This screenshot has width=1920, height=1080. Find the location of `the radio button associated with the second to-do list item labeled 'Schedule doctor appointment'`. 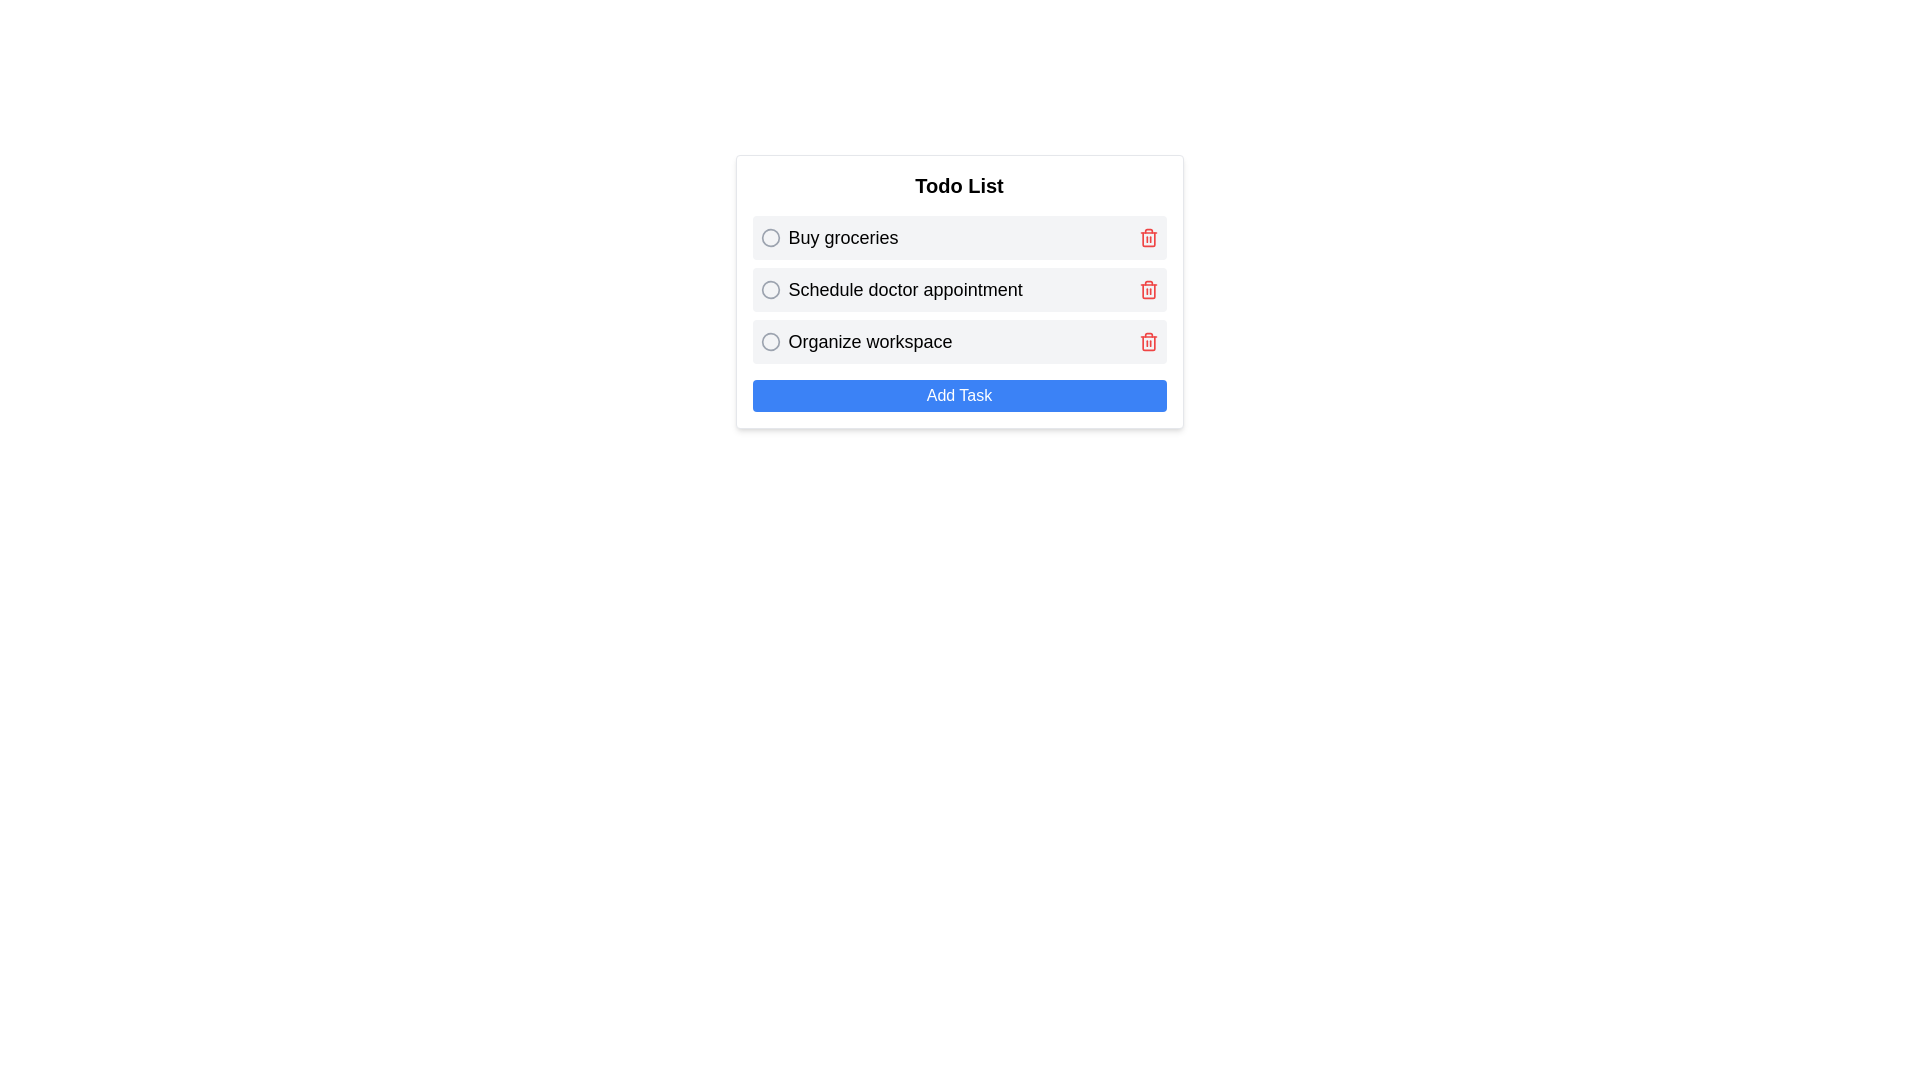

the radio button associated with the second to-do list item labeled 'Schedule doctor appointment' is located at coordinates (769, 289).